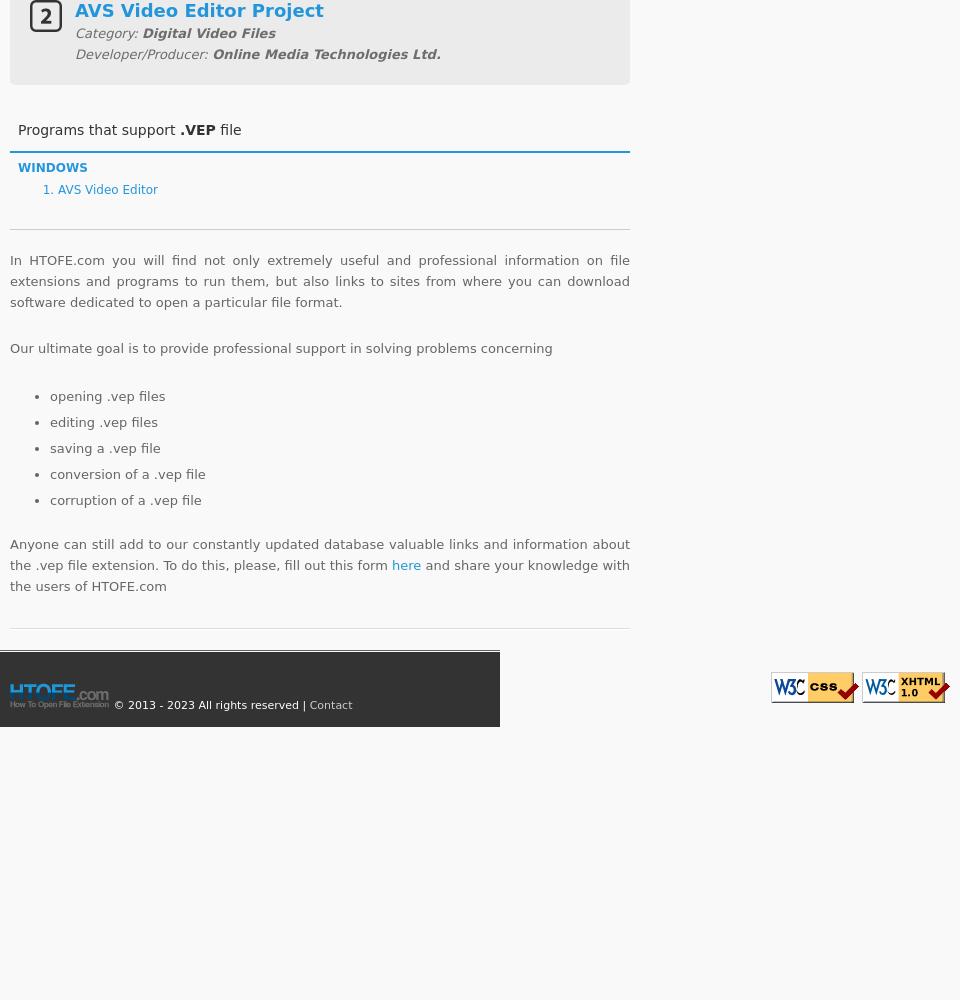 Image resolution: width=960 pixels, height=1000 pixels. What do you see at coordinates (107, 395) in the screenshot?
I see `'opening .vep files'` at bounding box center [107, 395].